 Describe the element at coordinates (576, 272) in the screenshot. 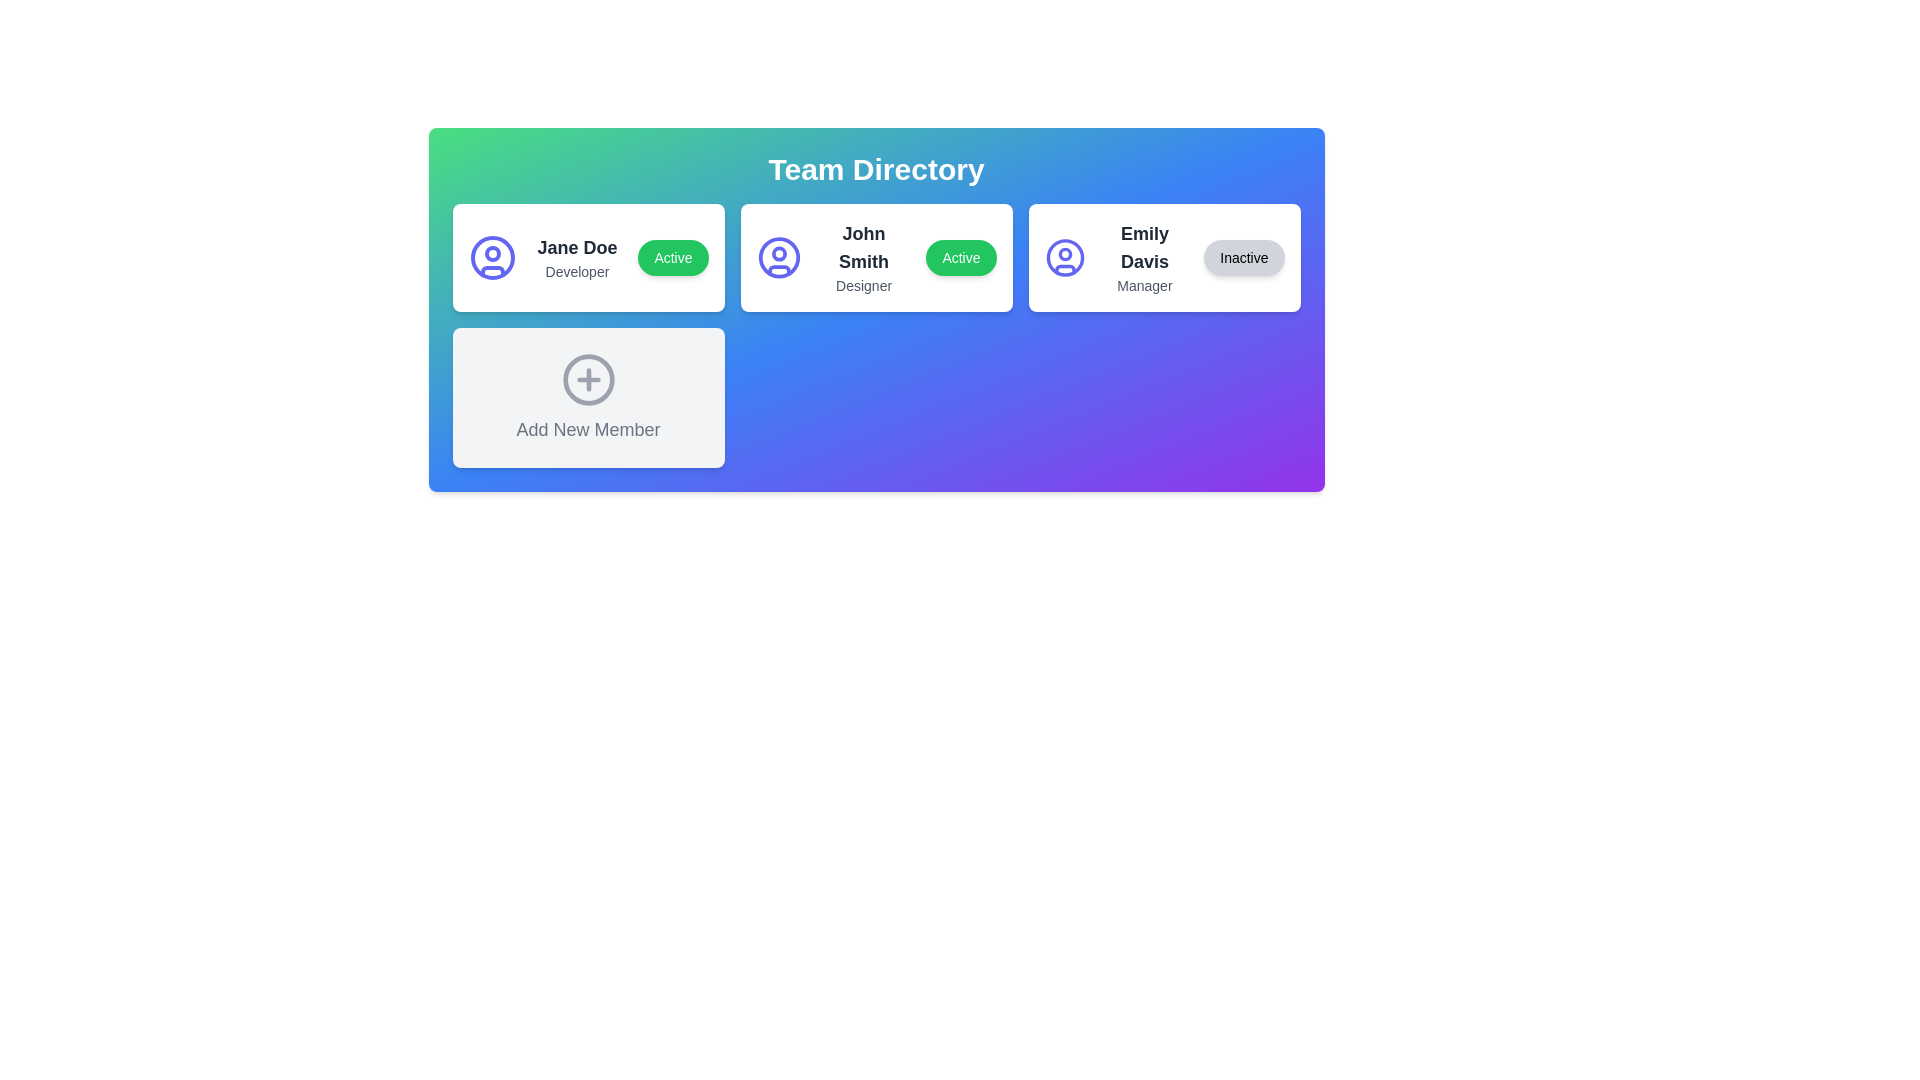

I see `the text label displaying 'Developer', which is styled in small gray font and positioned below the bold 'Jane Doe' text in the card layout` at that location.